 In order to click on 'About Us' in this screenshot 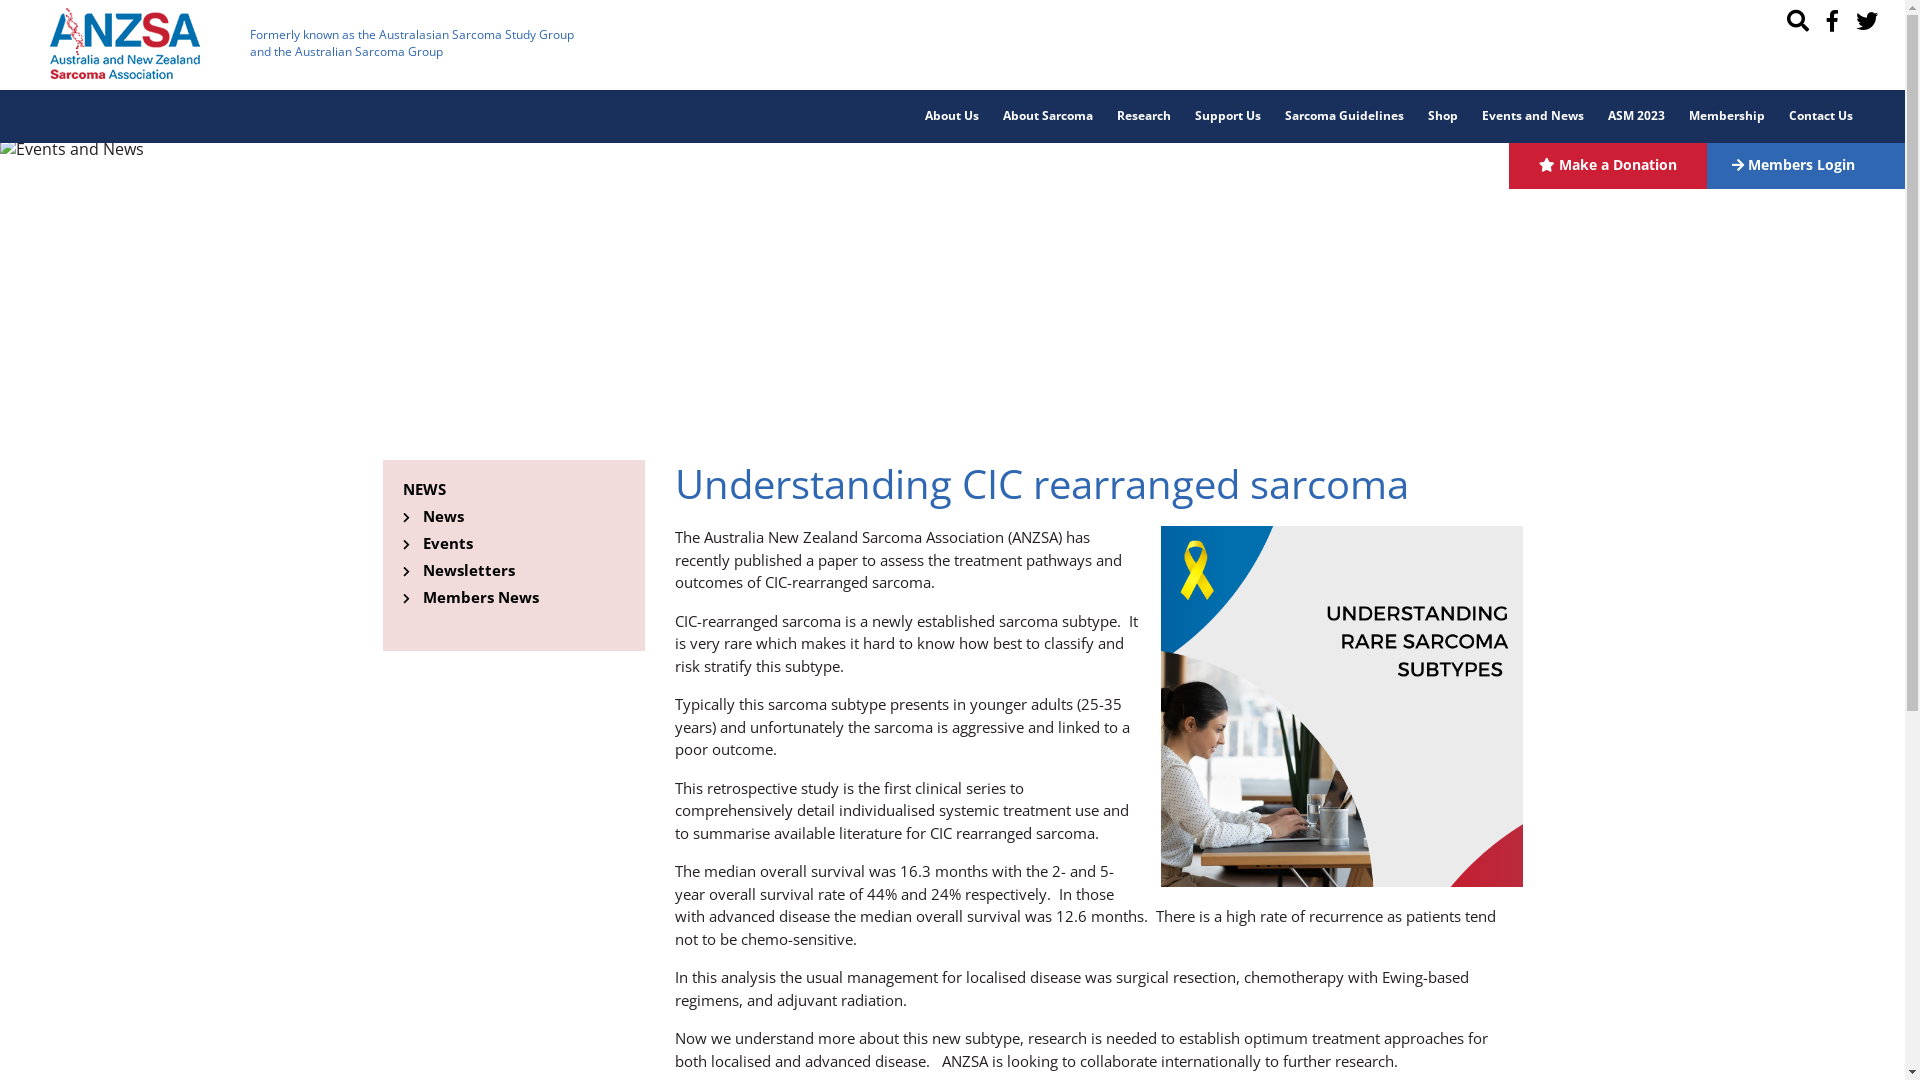, I will do `click(950, 116)`.